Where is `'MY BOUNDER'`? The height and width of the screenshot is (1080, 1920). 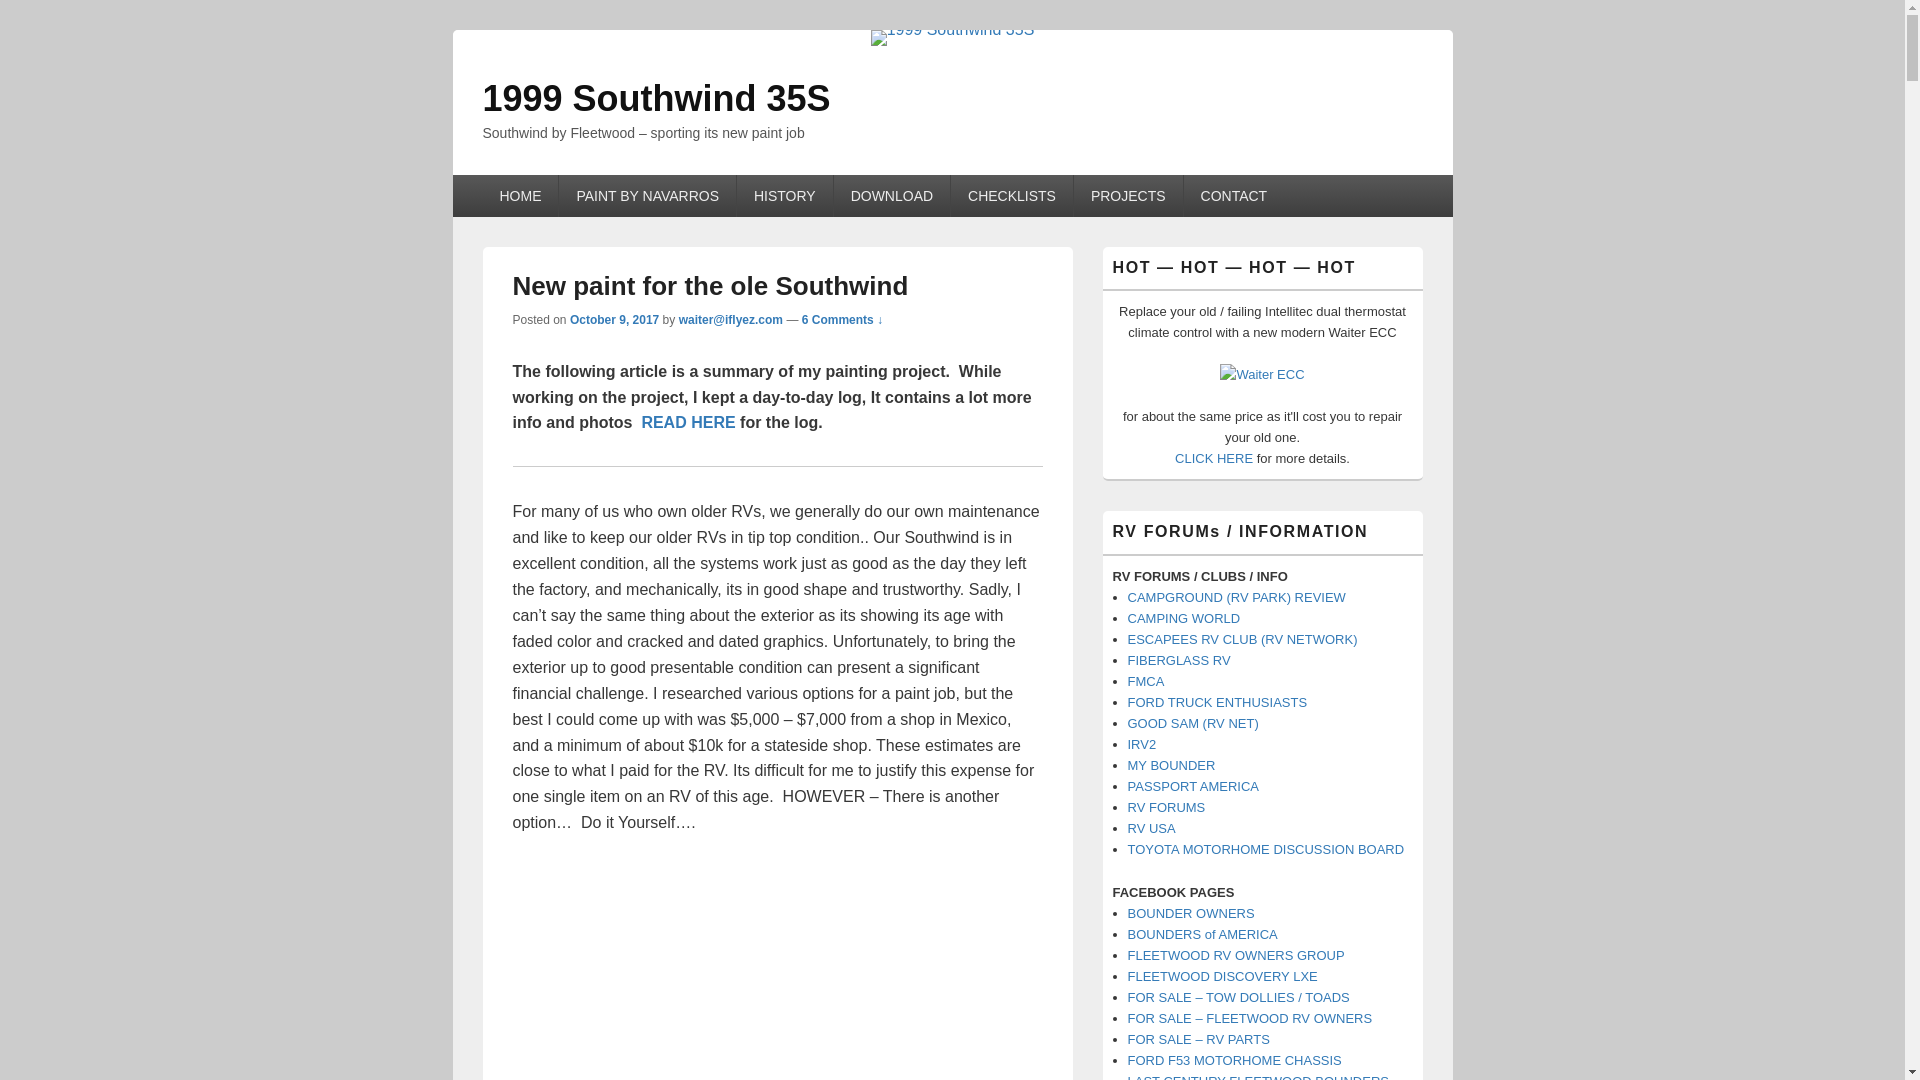 'MY BOUNDER' is located at coordinates (1128, 765).